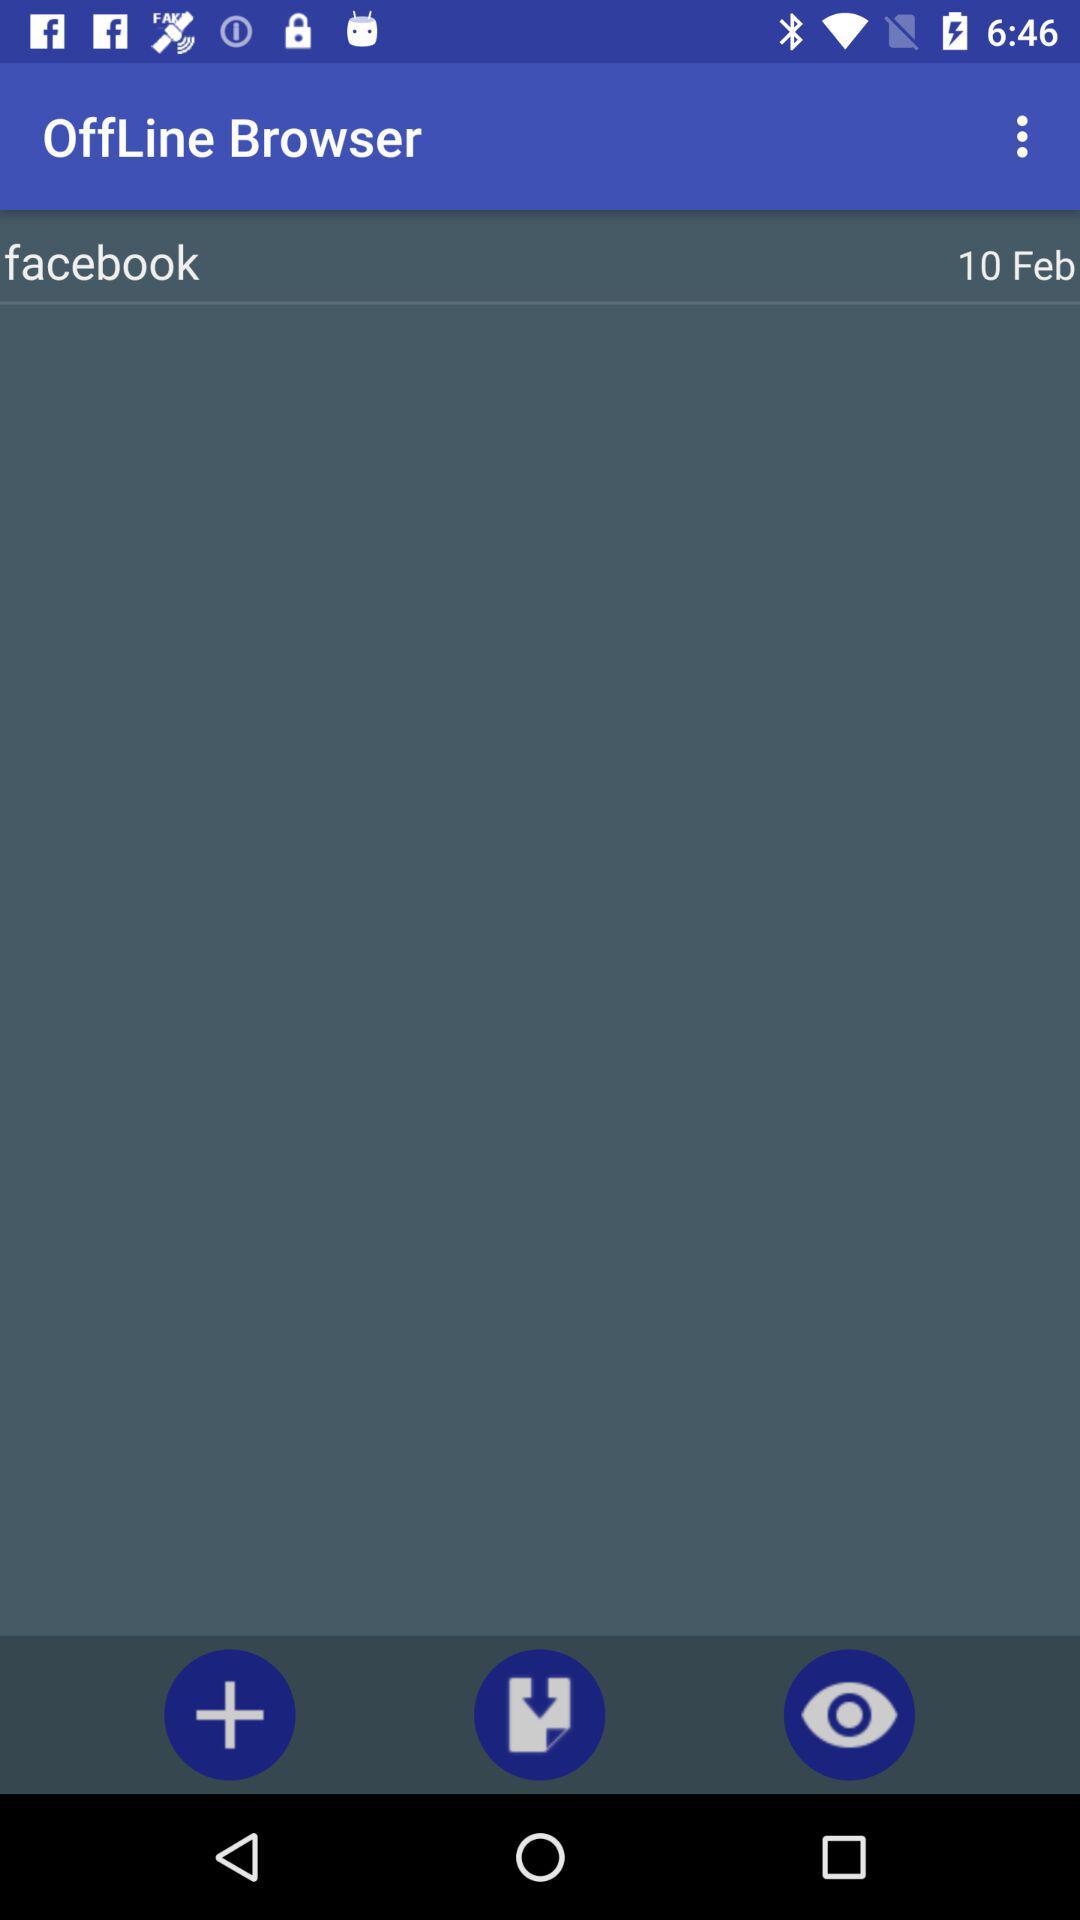 This screenshot has height=1920, width=1080. Describe the element at coordinates (538, 1713) in the screenshot. I see `the file_download icon` at that location.